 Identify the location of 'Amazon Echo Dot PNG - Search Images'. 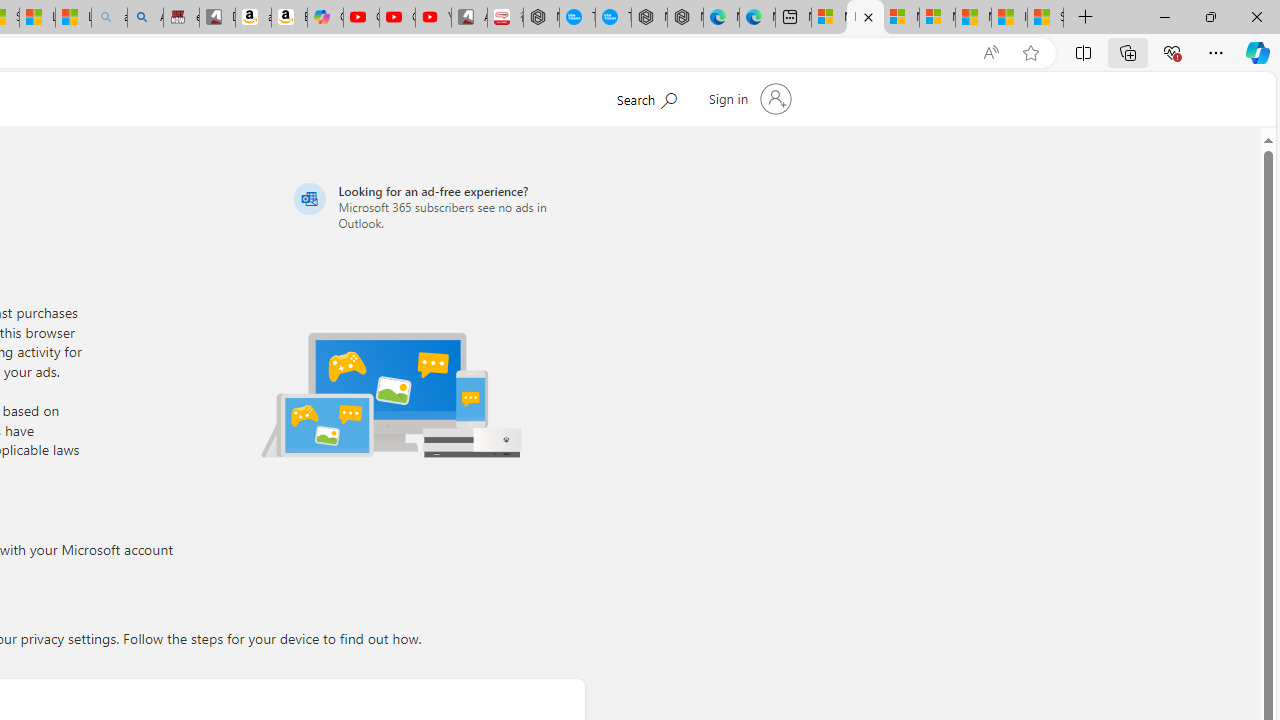
(144, 17).